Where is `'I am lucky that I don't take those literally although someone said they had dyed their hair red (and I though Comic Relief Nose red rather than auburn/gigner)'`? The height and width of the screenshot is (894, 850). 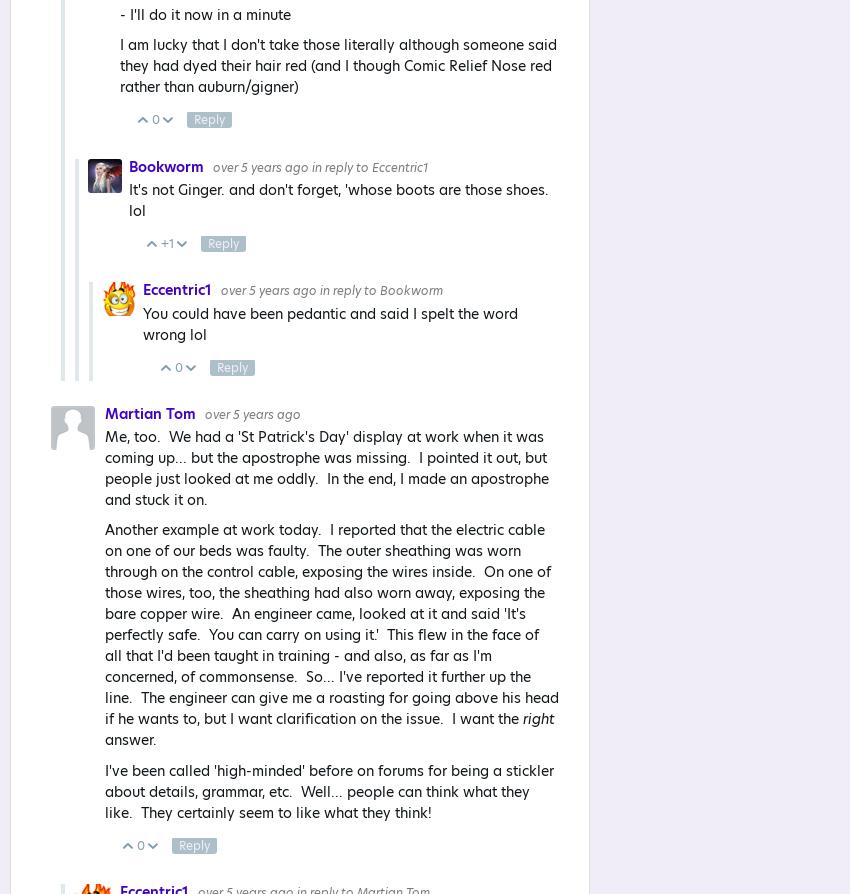
'I am lucky that I don't take those literally although someone said they had dyed their hair red (and I though Comic Relief Nose red rather than auburn/gigner)' is located at coordinates (338, 65).